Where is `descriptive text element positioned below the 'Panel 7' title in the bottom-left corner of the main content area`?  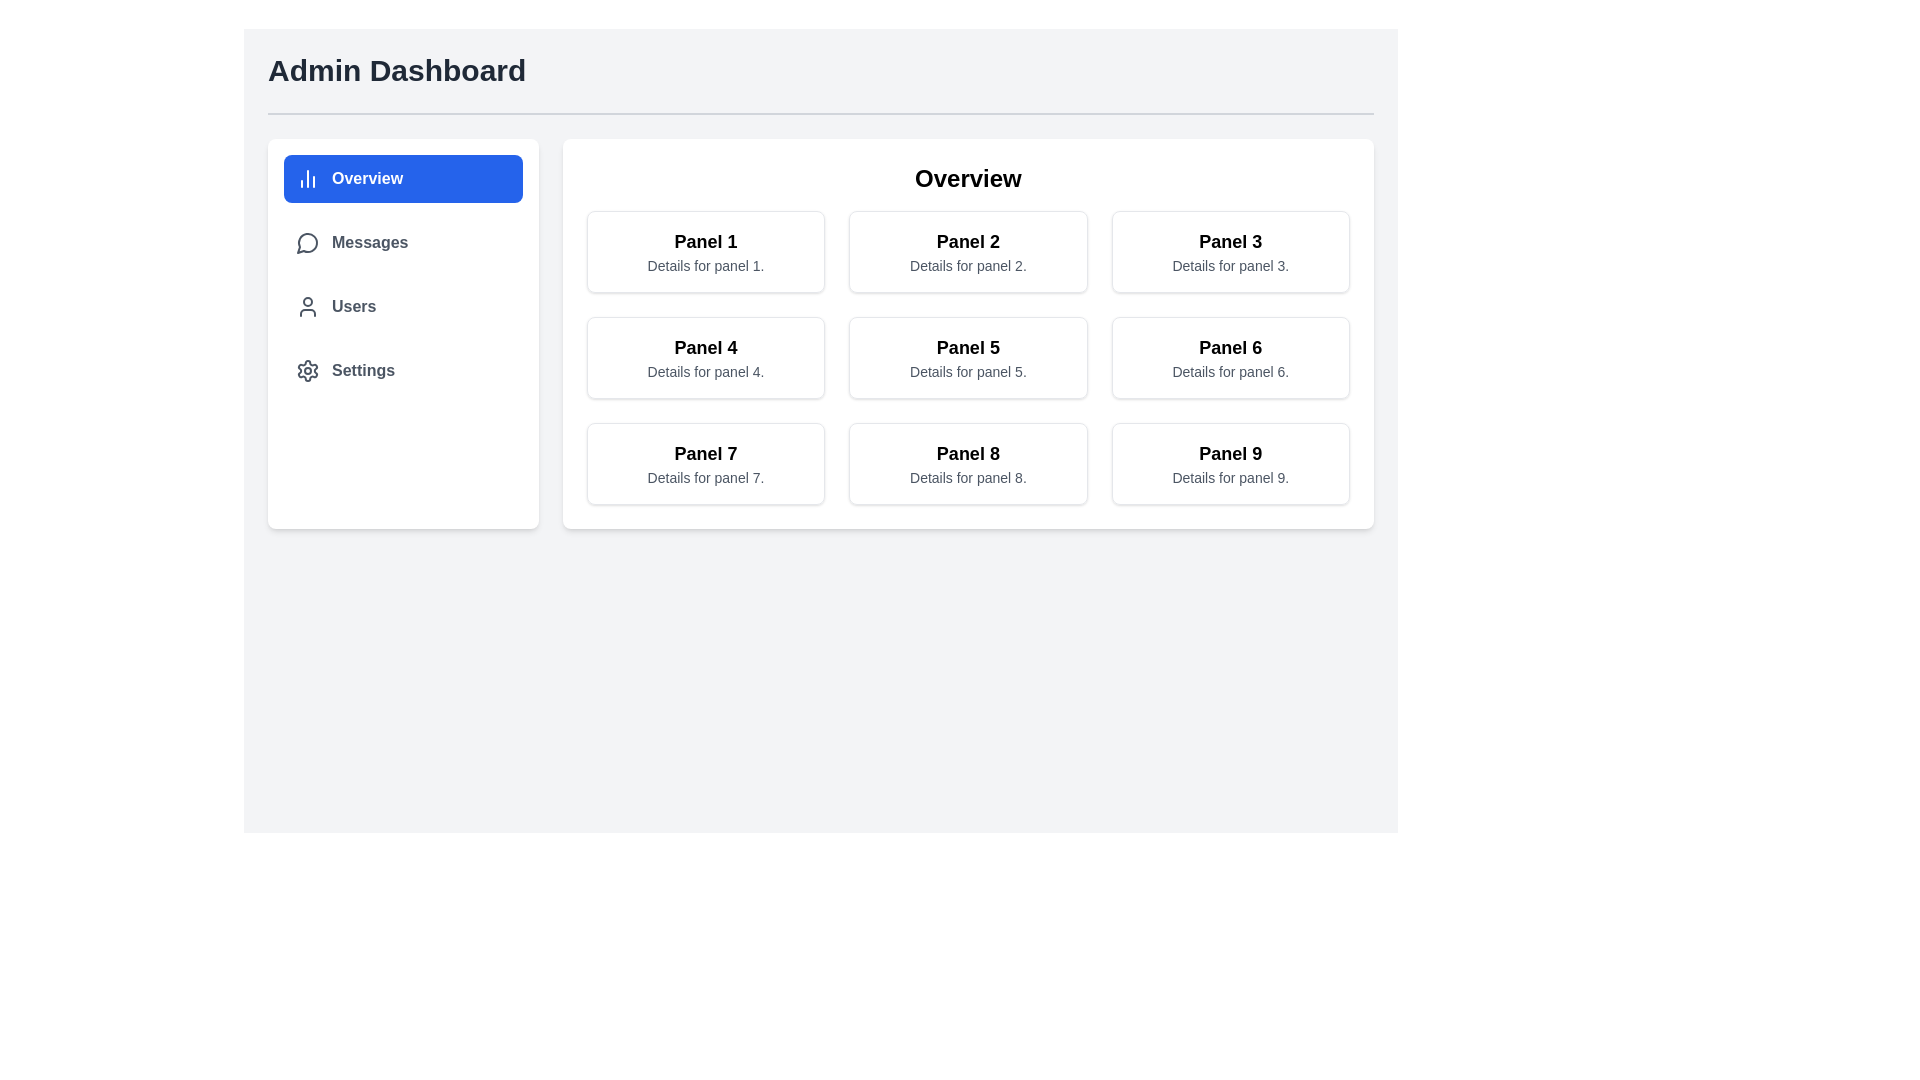 descriptive text element positioned below the 'Panel 7' title in the bottom-left corner of the main content area is located at coordinates (705, 478).